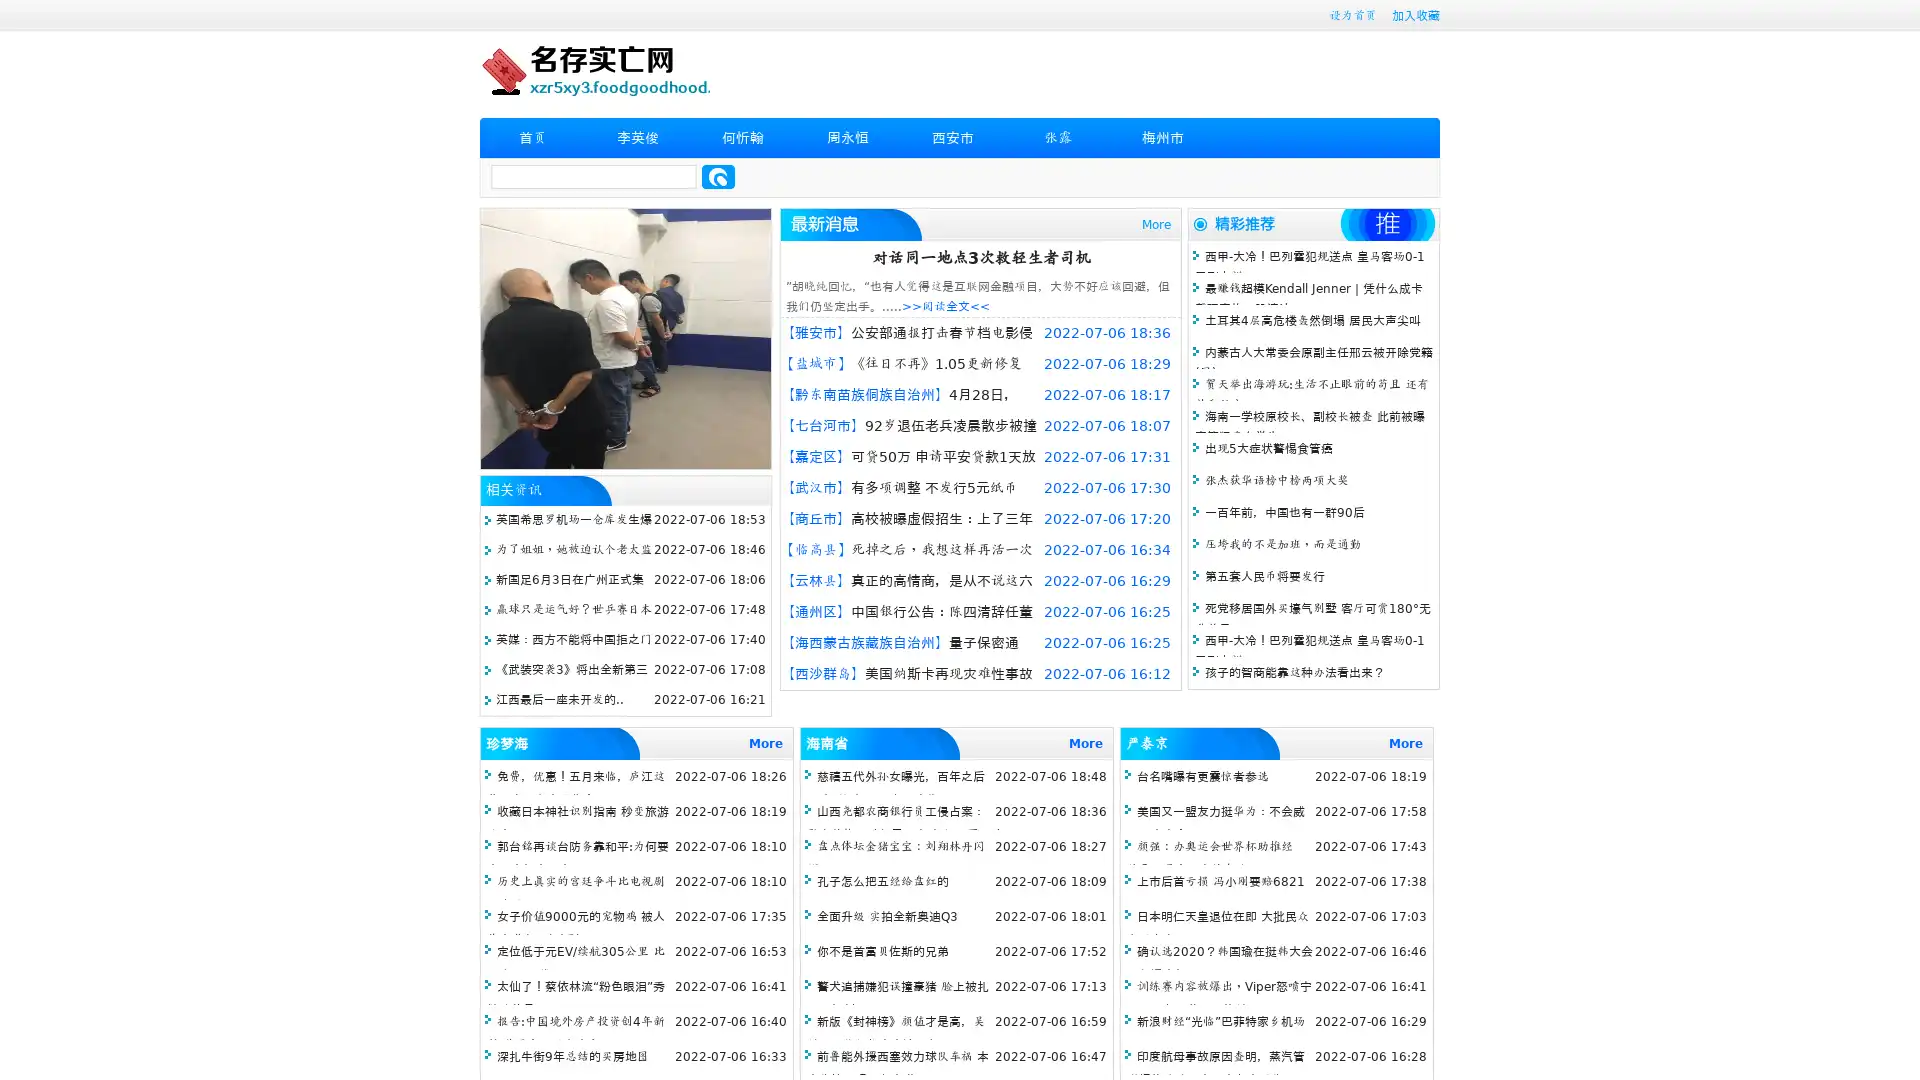 Image resolution: width=1920 pixels, height=1080 pixels. What do you see at coordinates (718, 176) in the screenshot?
I see `Search` at bounding box center [718, 176].